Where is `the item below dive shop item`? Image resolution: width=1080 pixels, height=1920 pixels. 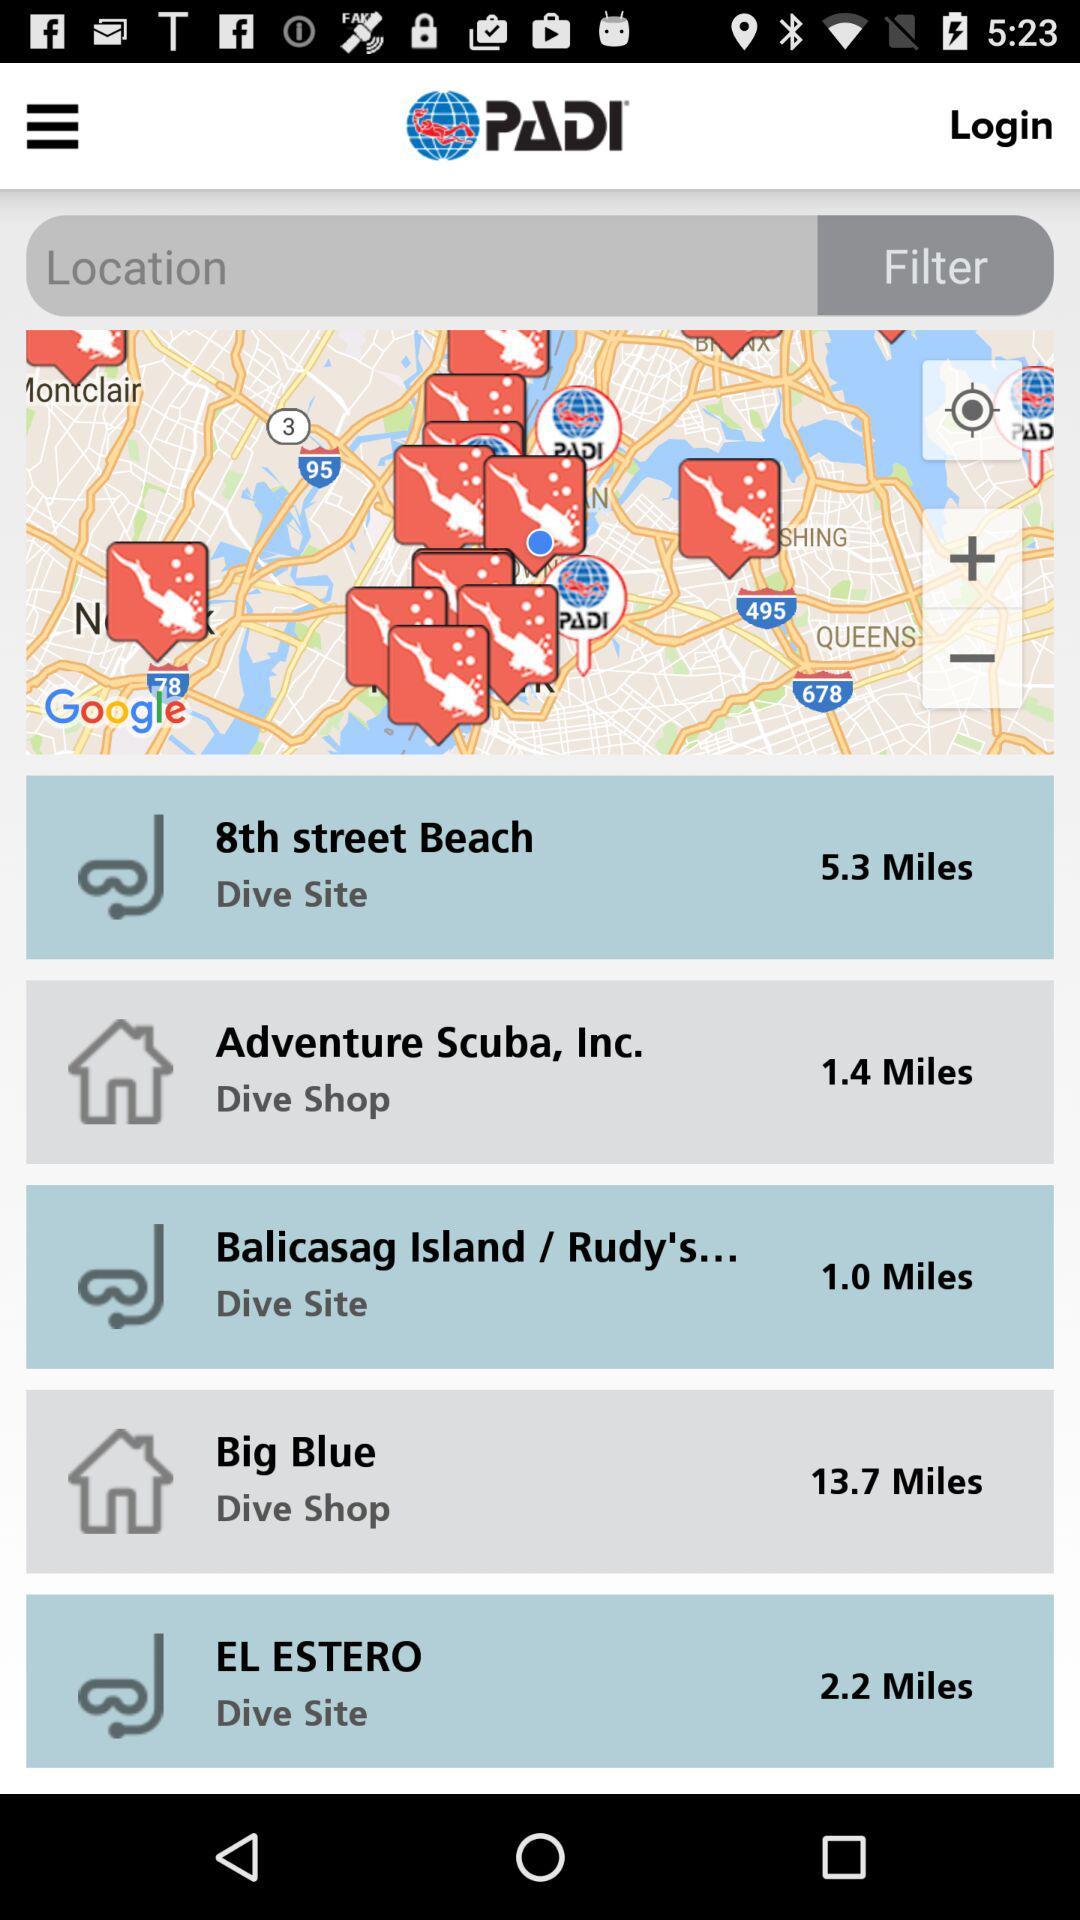 the item below dive shop item is located at coordinates (490, 1230).